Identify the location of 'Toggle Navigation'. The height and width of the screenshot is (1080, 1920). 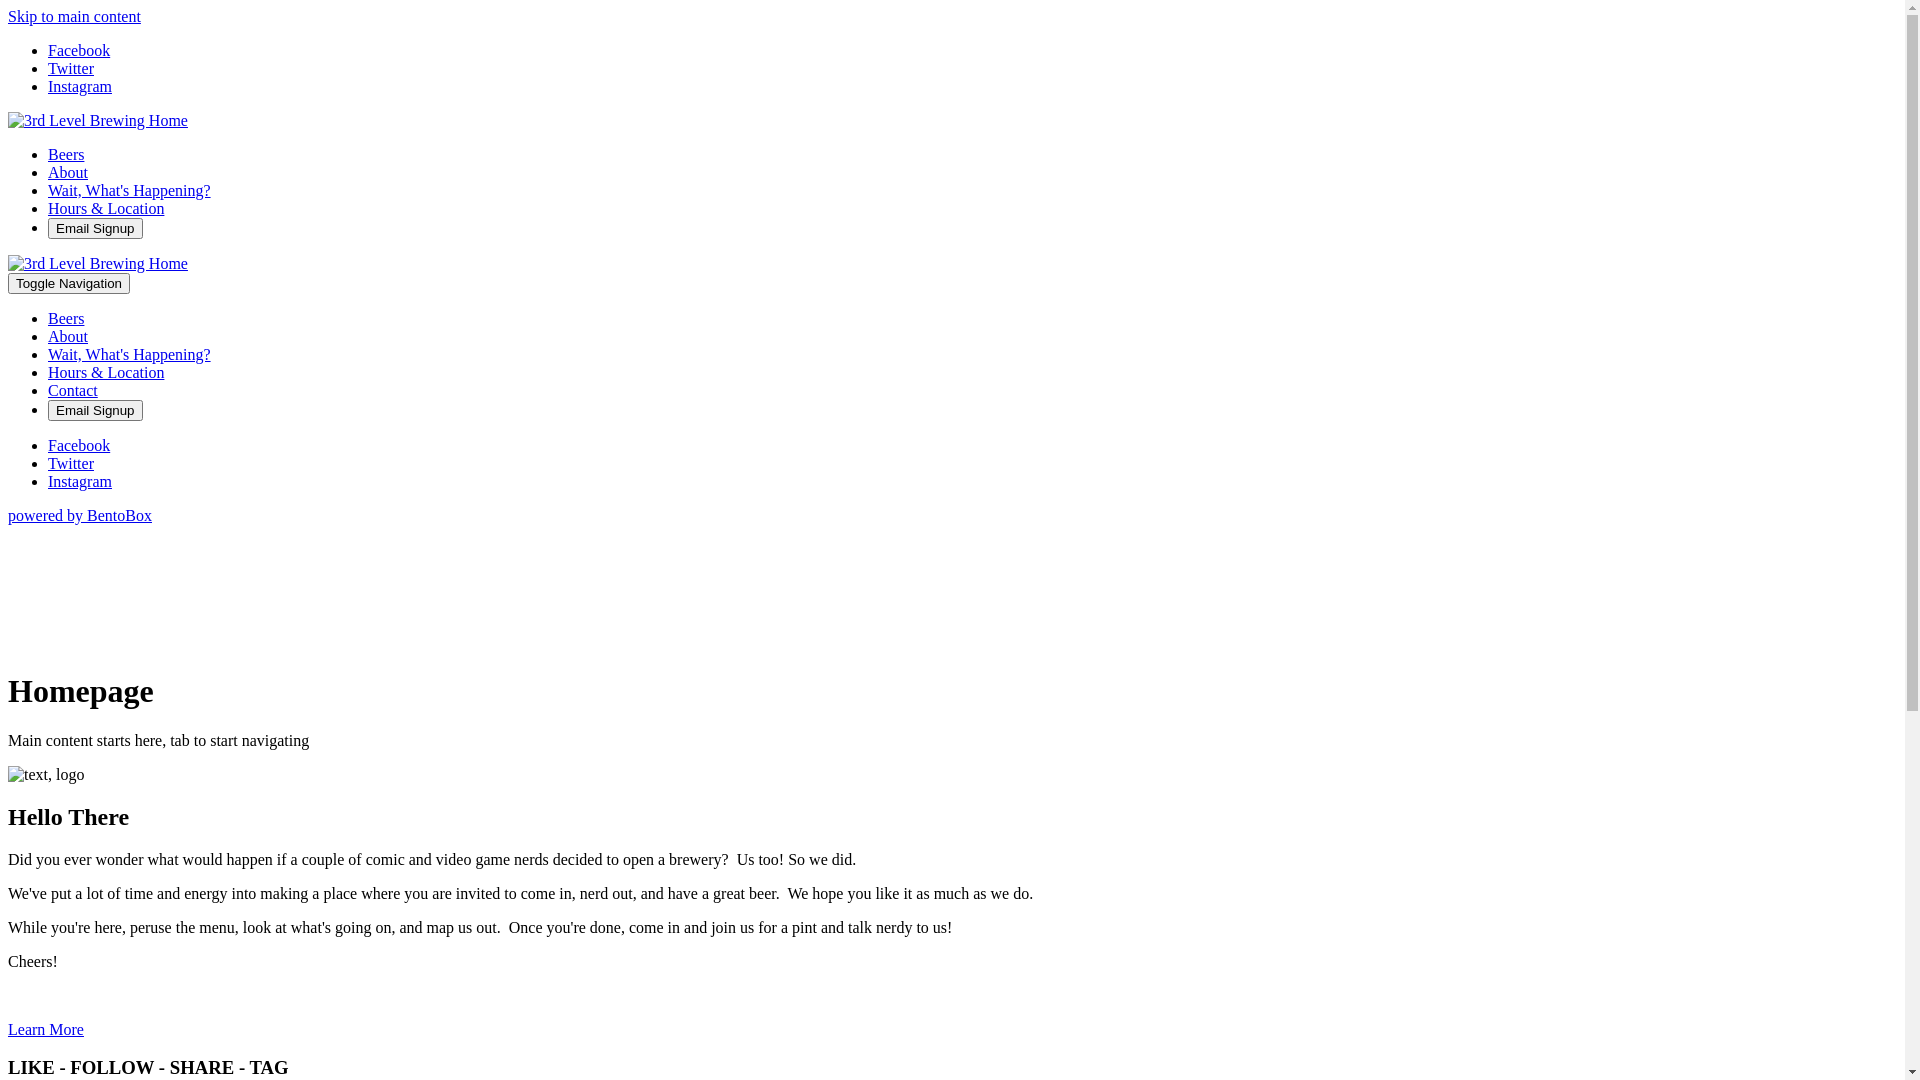
(68, 283).